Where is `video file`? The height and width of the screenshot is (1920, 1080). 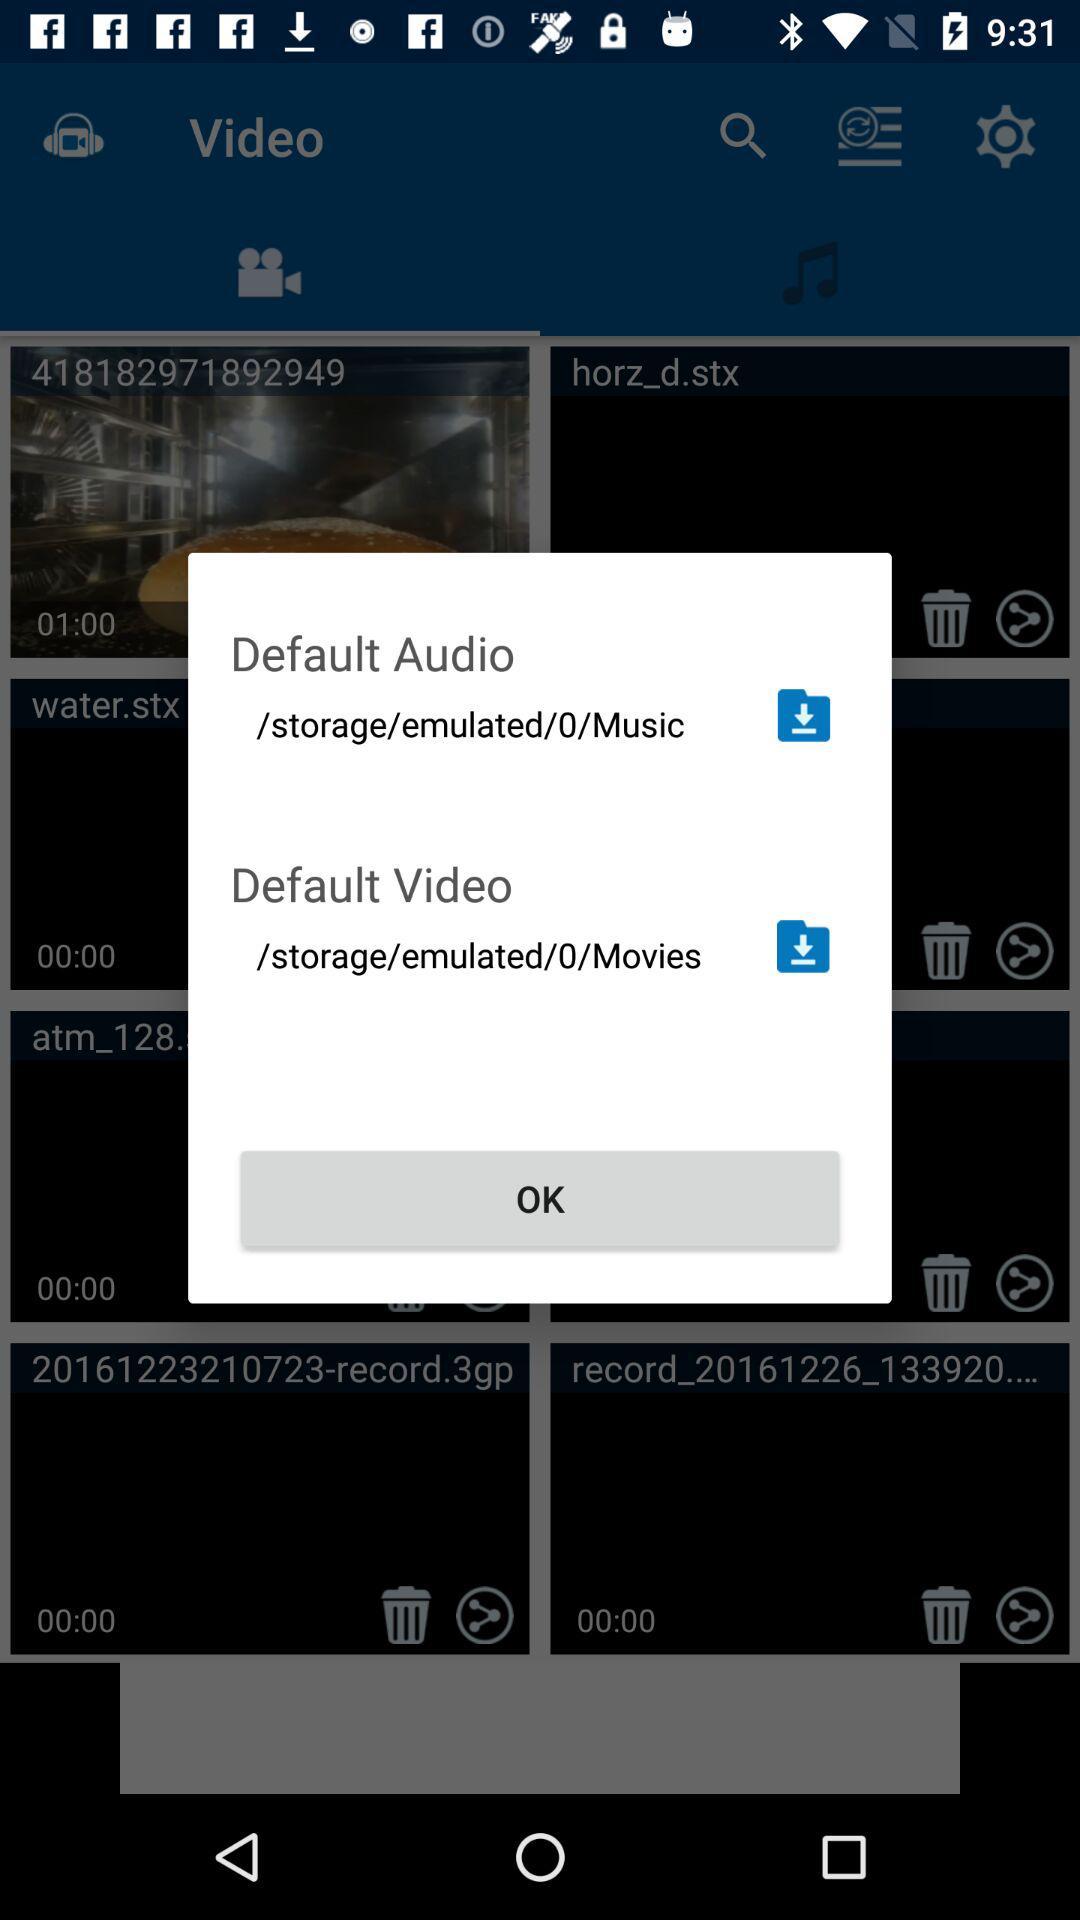 video file is located at coordinates (802, 945).